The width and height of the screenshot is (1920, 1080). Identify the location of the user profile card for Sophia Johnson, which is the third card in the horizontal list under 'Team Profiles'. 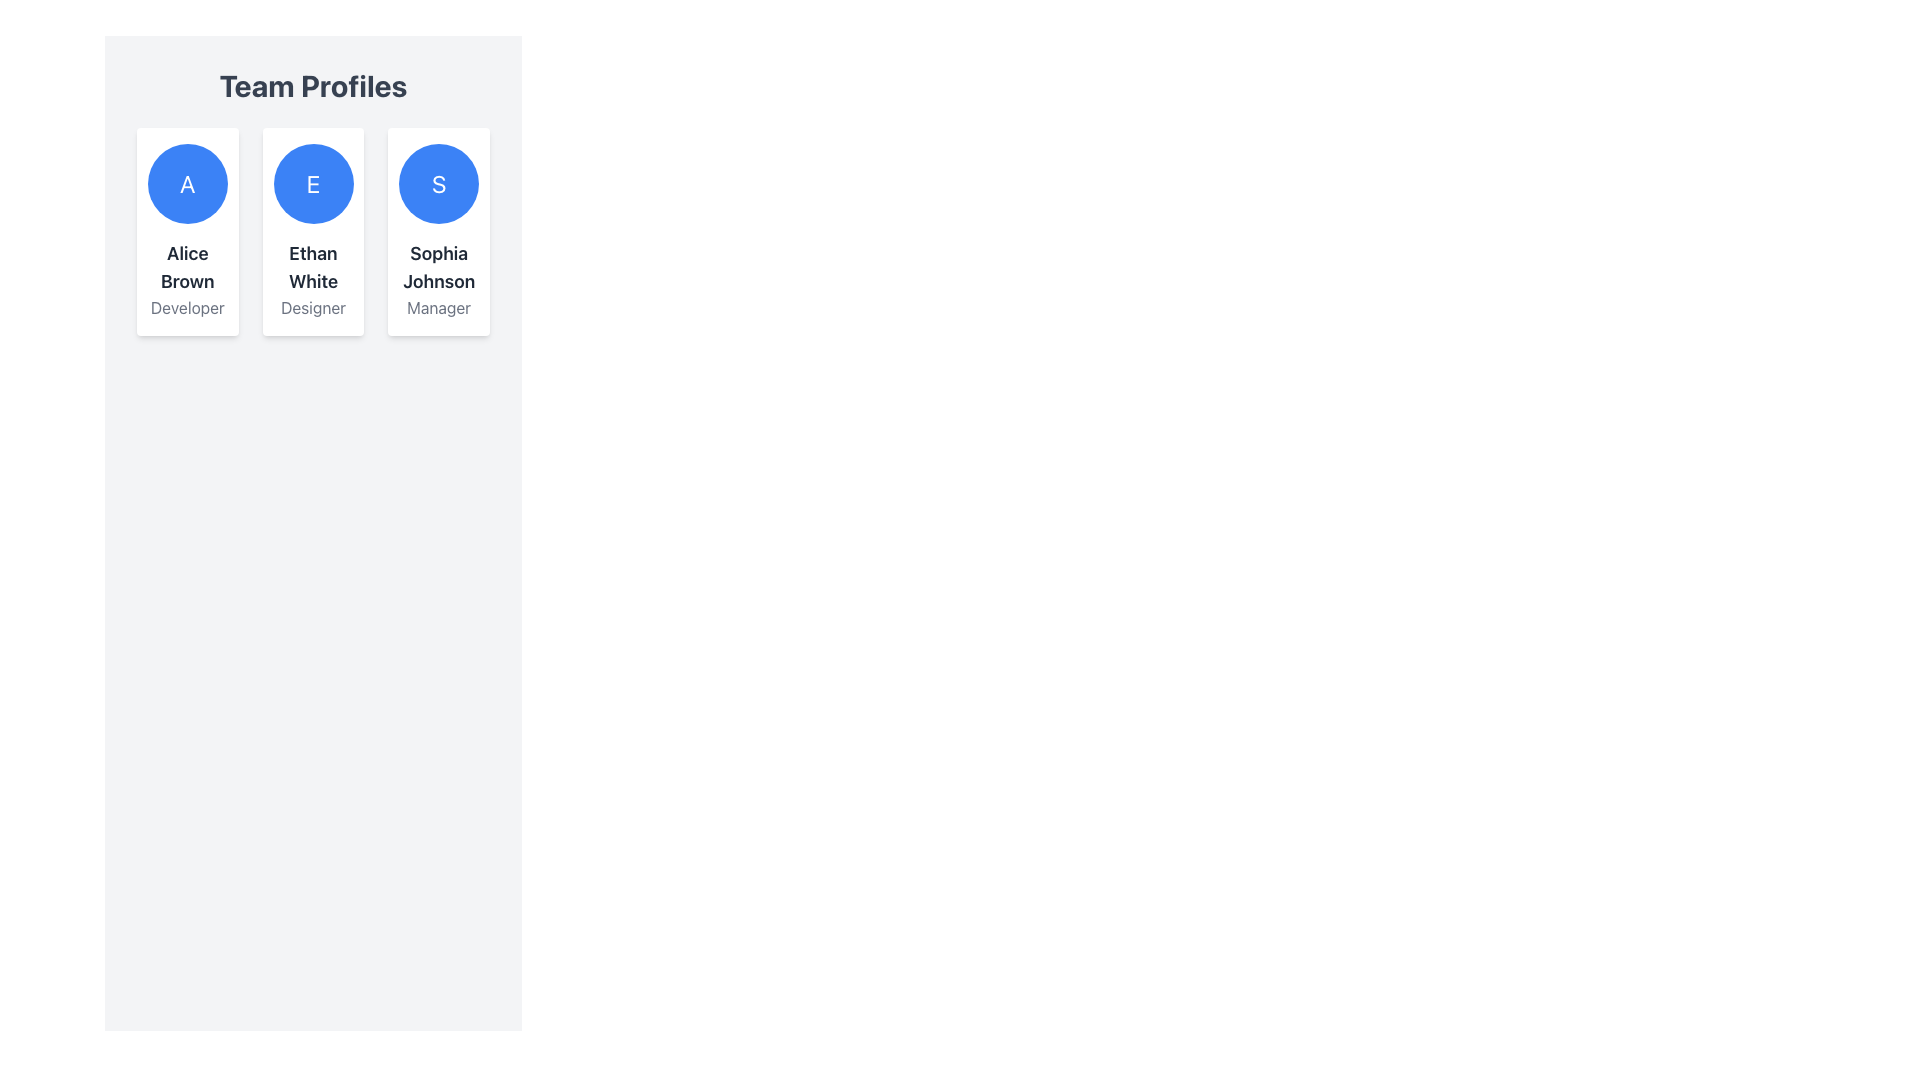
(438, 230).